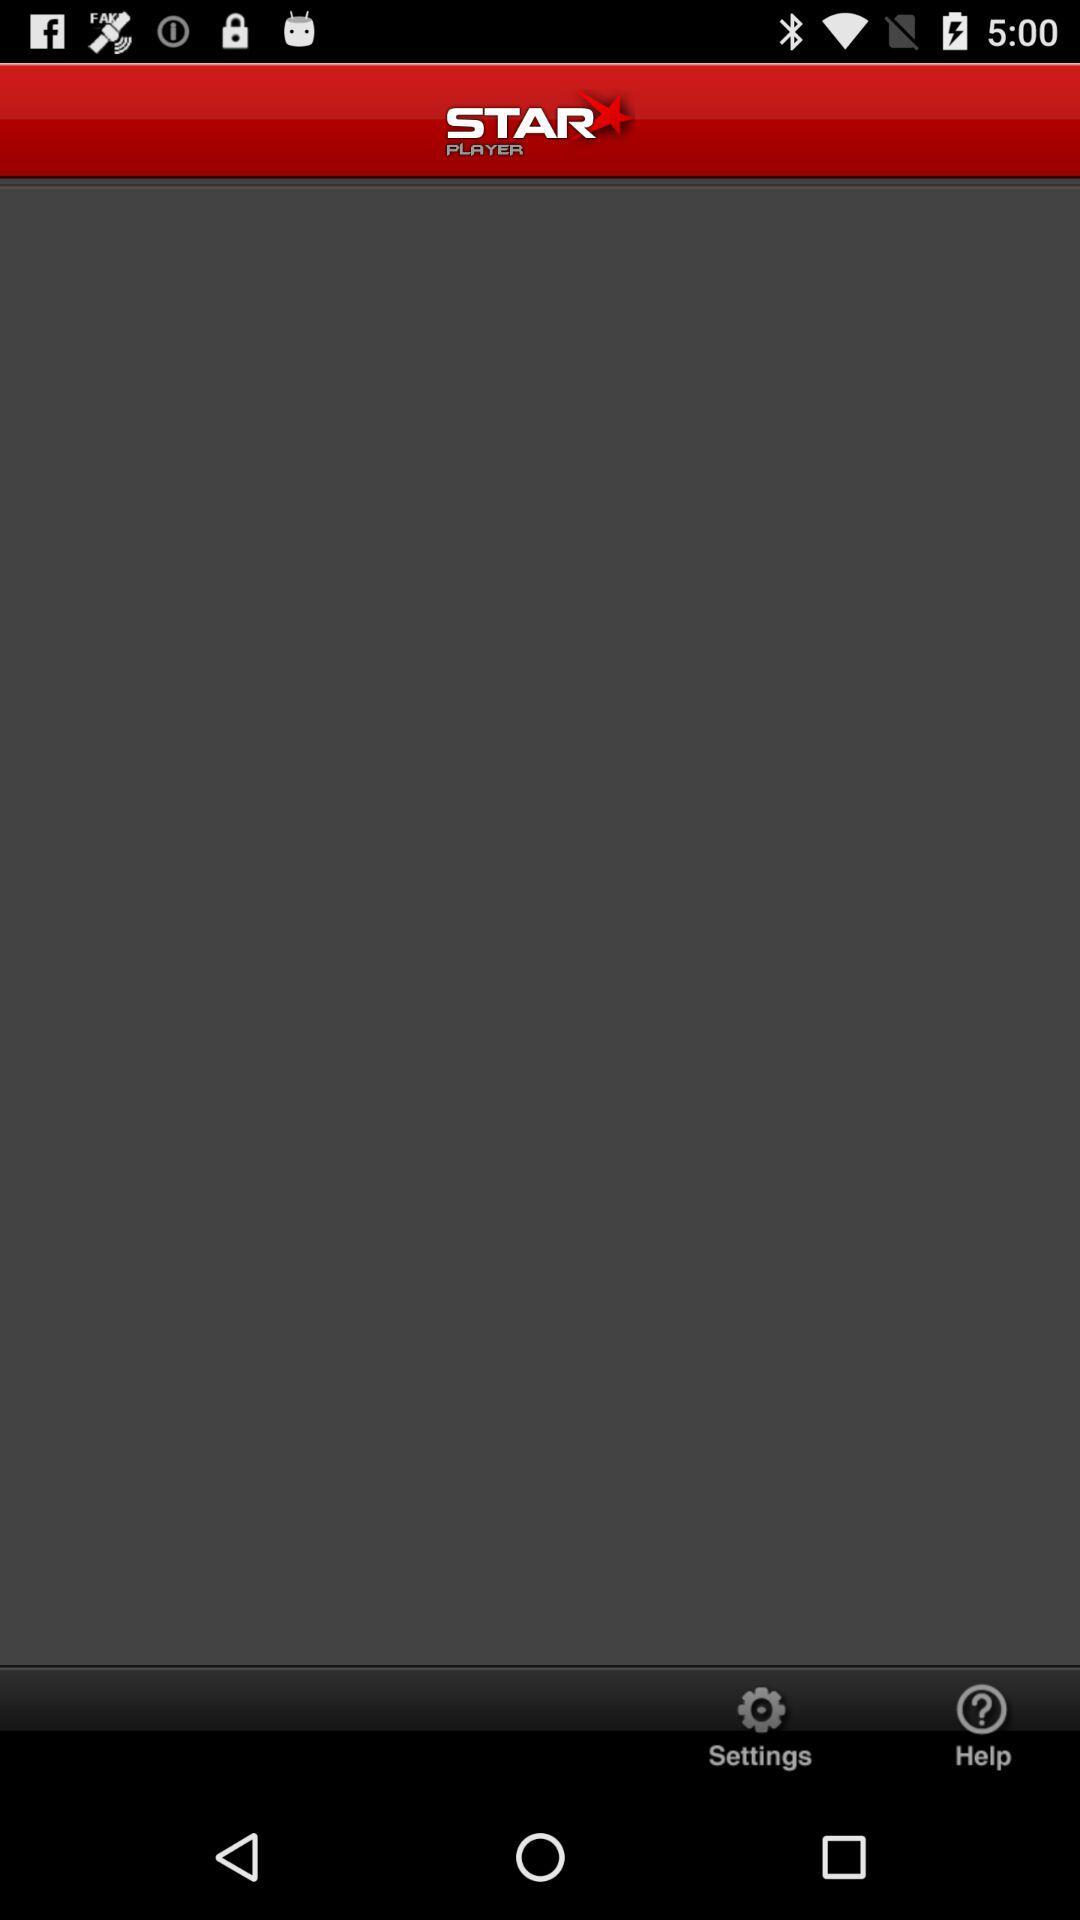 The width and height of the screenshot is (1080, 1920). What do you see at coordinates (981, 1849) in the screenshot?
I see `the help icon` at bounding box center [981, 1849].